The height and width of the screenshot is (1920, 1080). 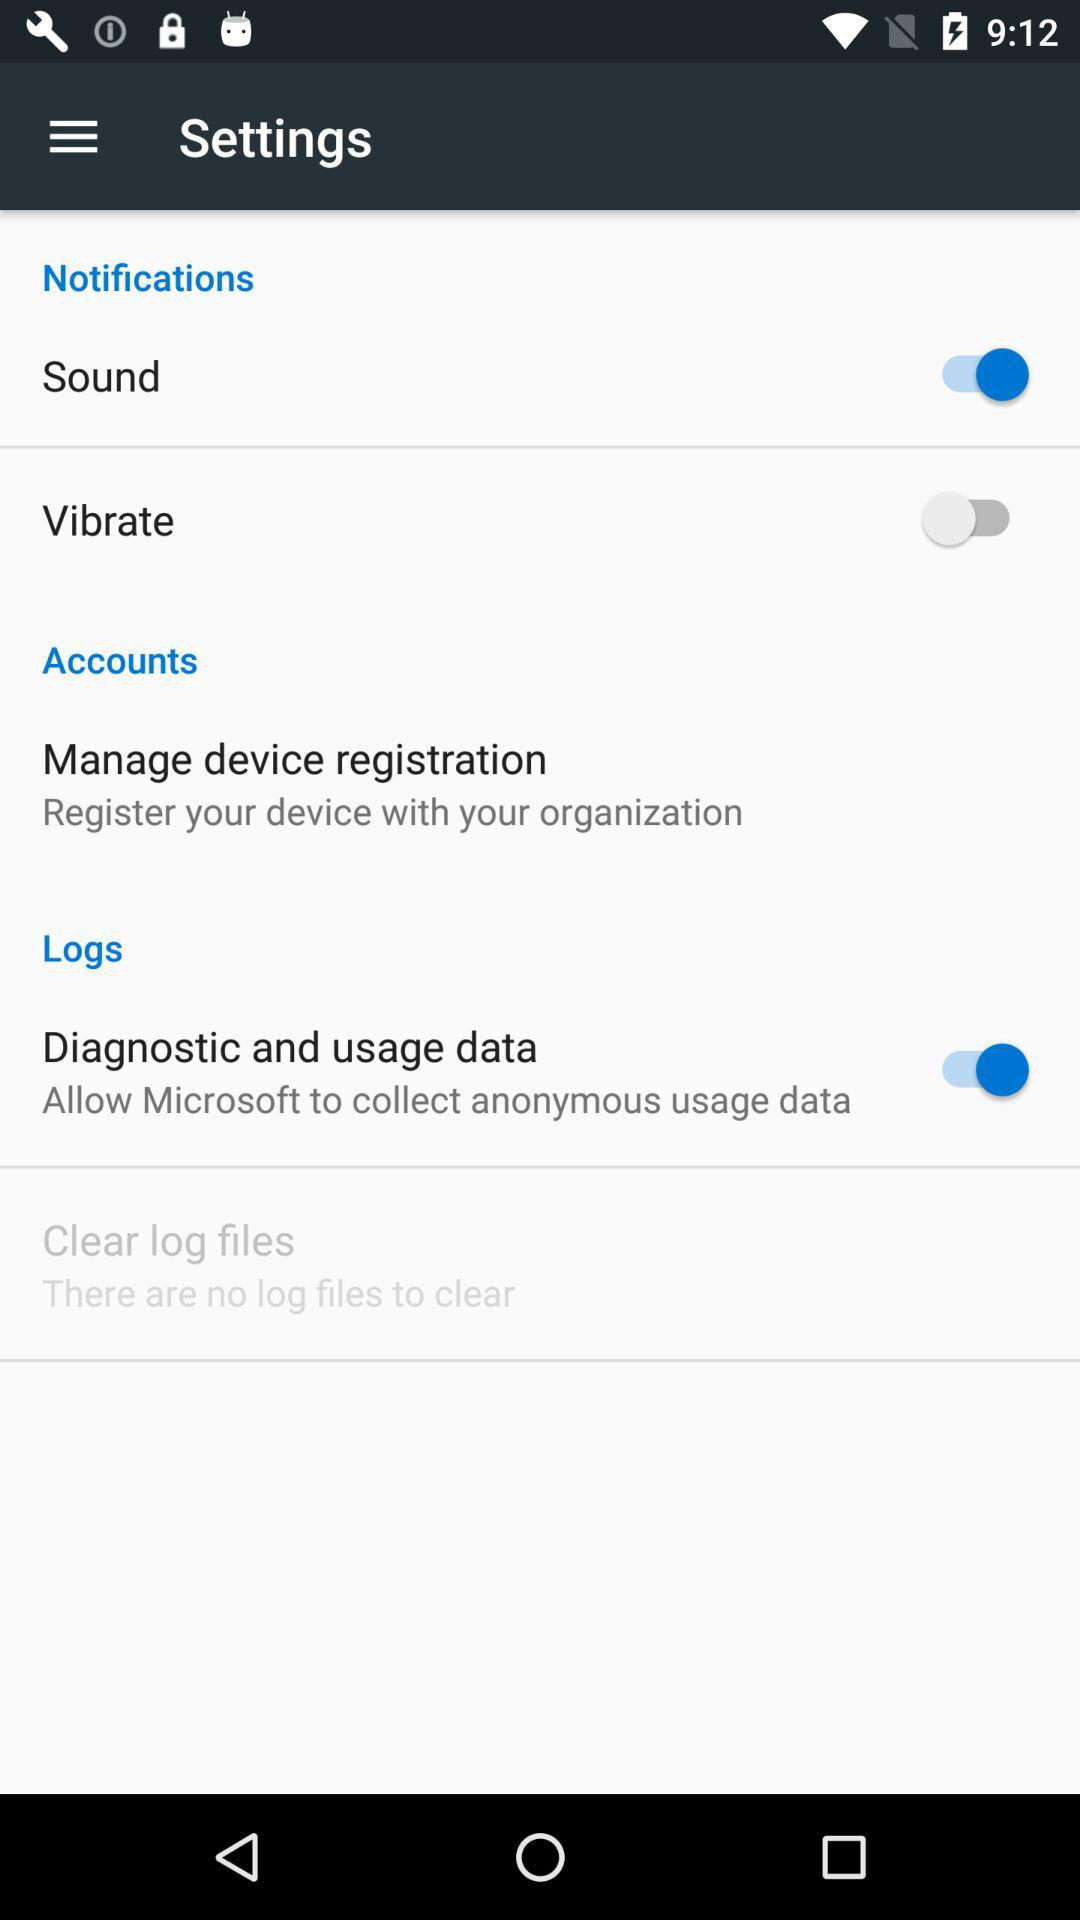 What do you see at coordinates (83, 135) in the screenshot?
I see `icon to the left of settings app` at bounding box center [83, 135].